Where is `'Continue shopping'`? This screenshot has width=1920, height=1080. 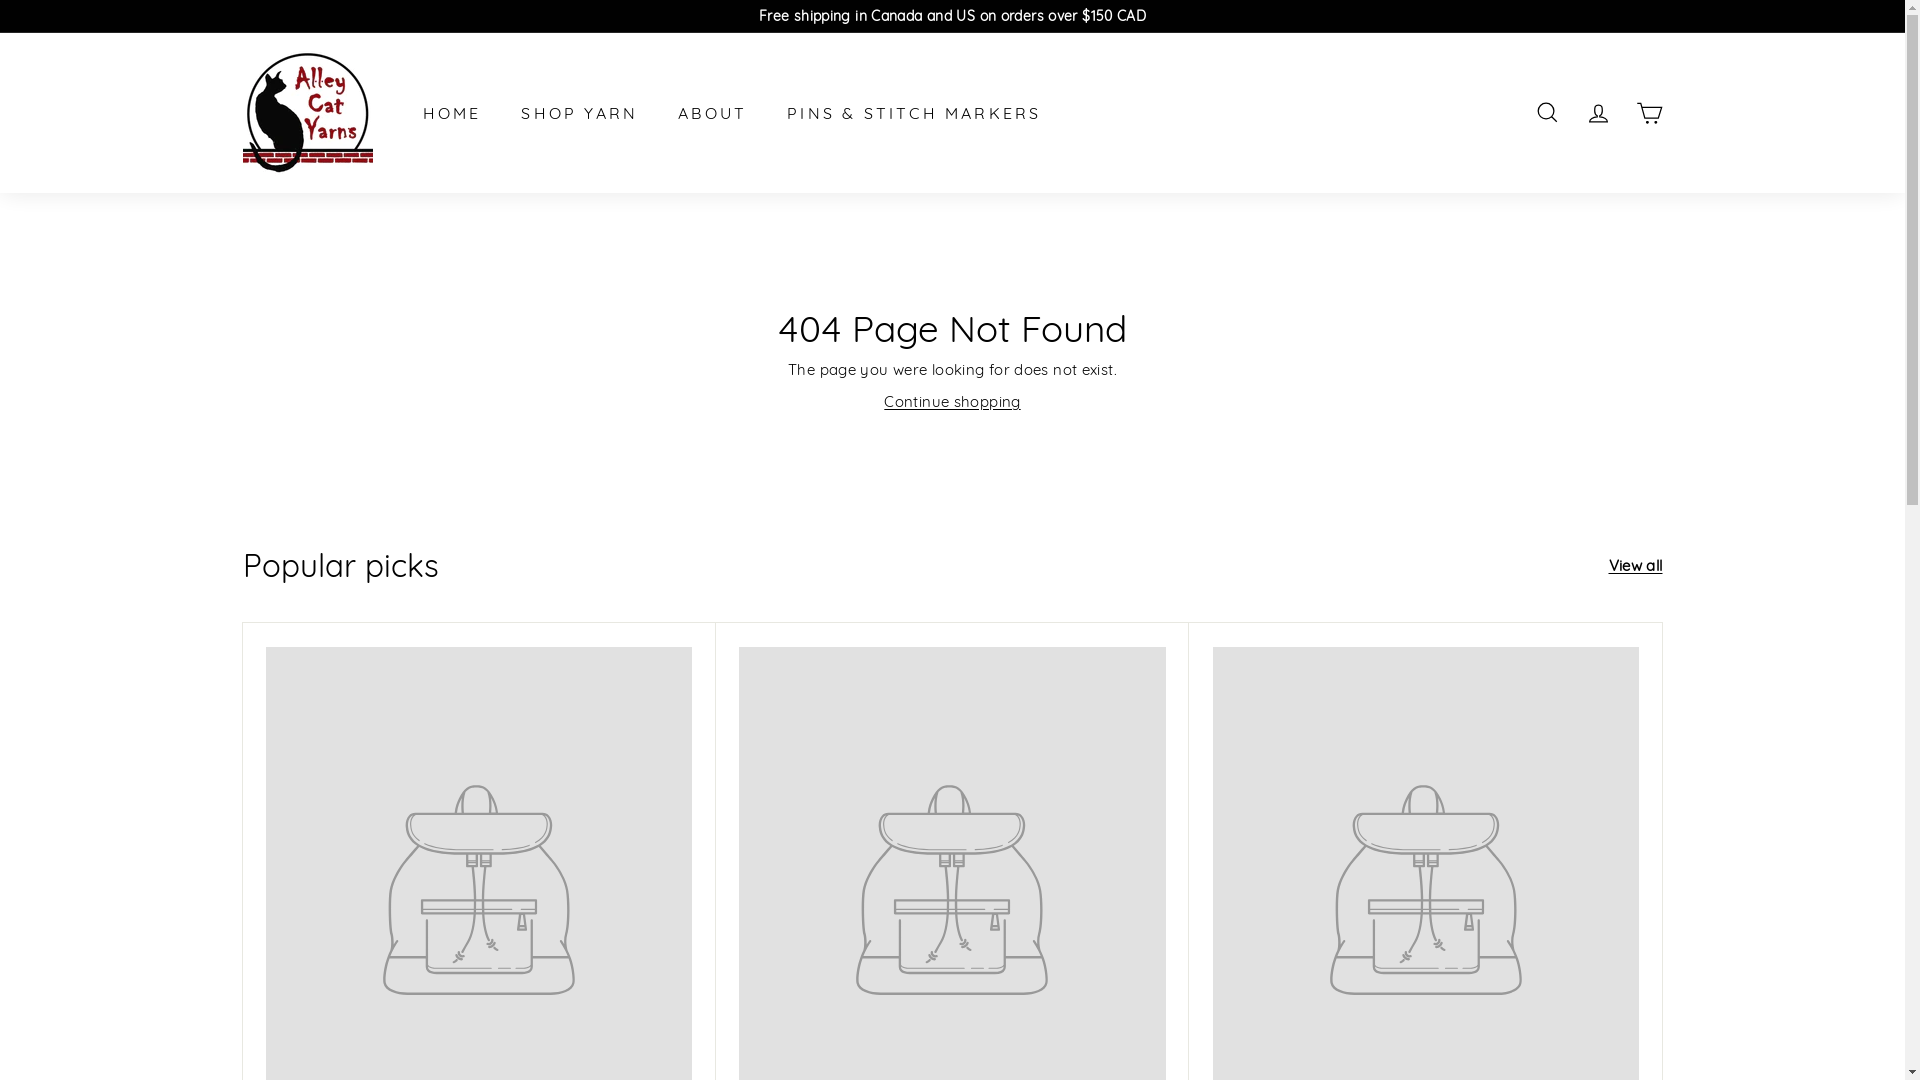 'Continue shopping' is located at coordinates (950, 401).